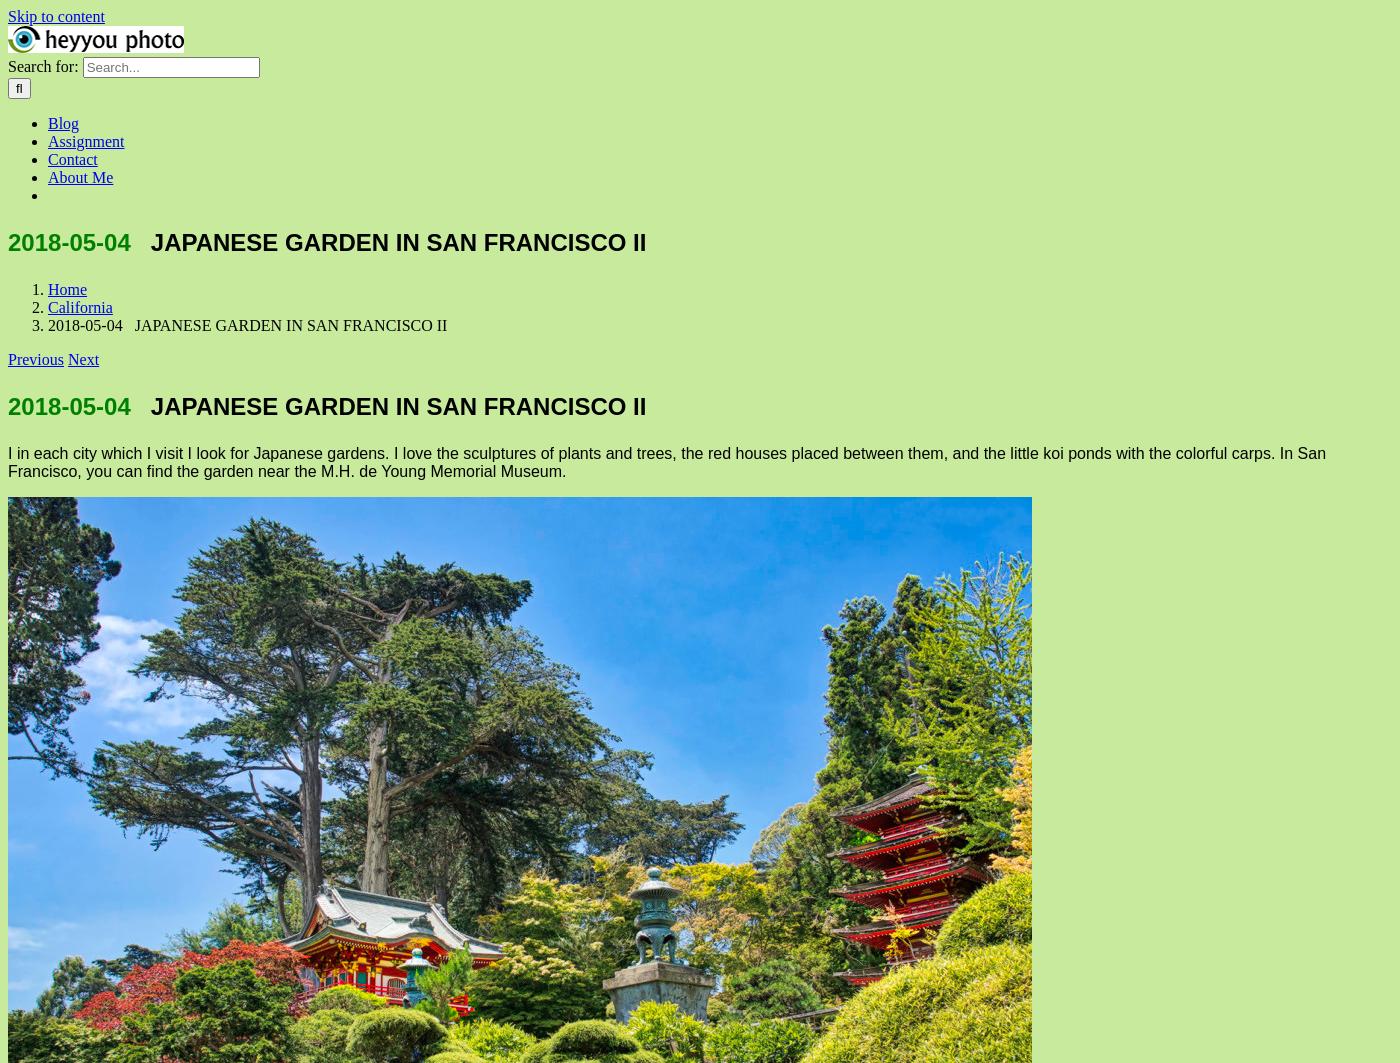 The width and height of the screenshot is (1400, 1063). What do you see at coordinates (35, 359) in the screenshot?
I see `'Previous'` at bounding box center [35, 359].